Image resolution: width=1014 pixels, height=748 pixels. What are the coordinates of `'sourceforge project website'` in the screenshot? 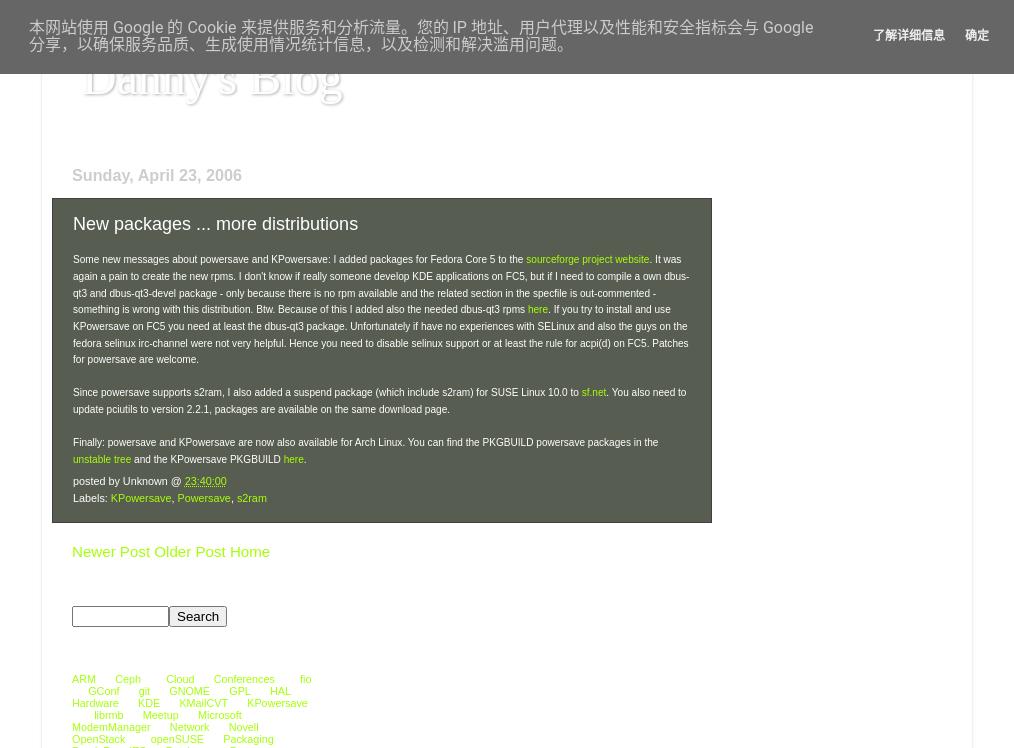 It's located at (524, 258).